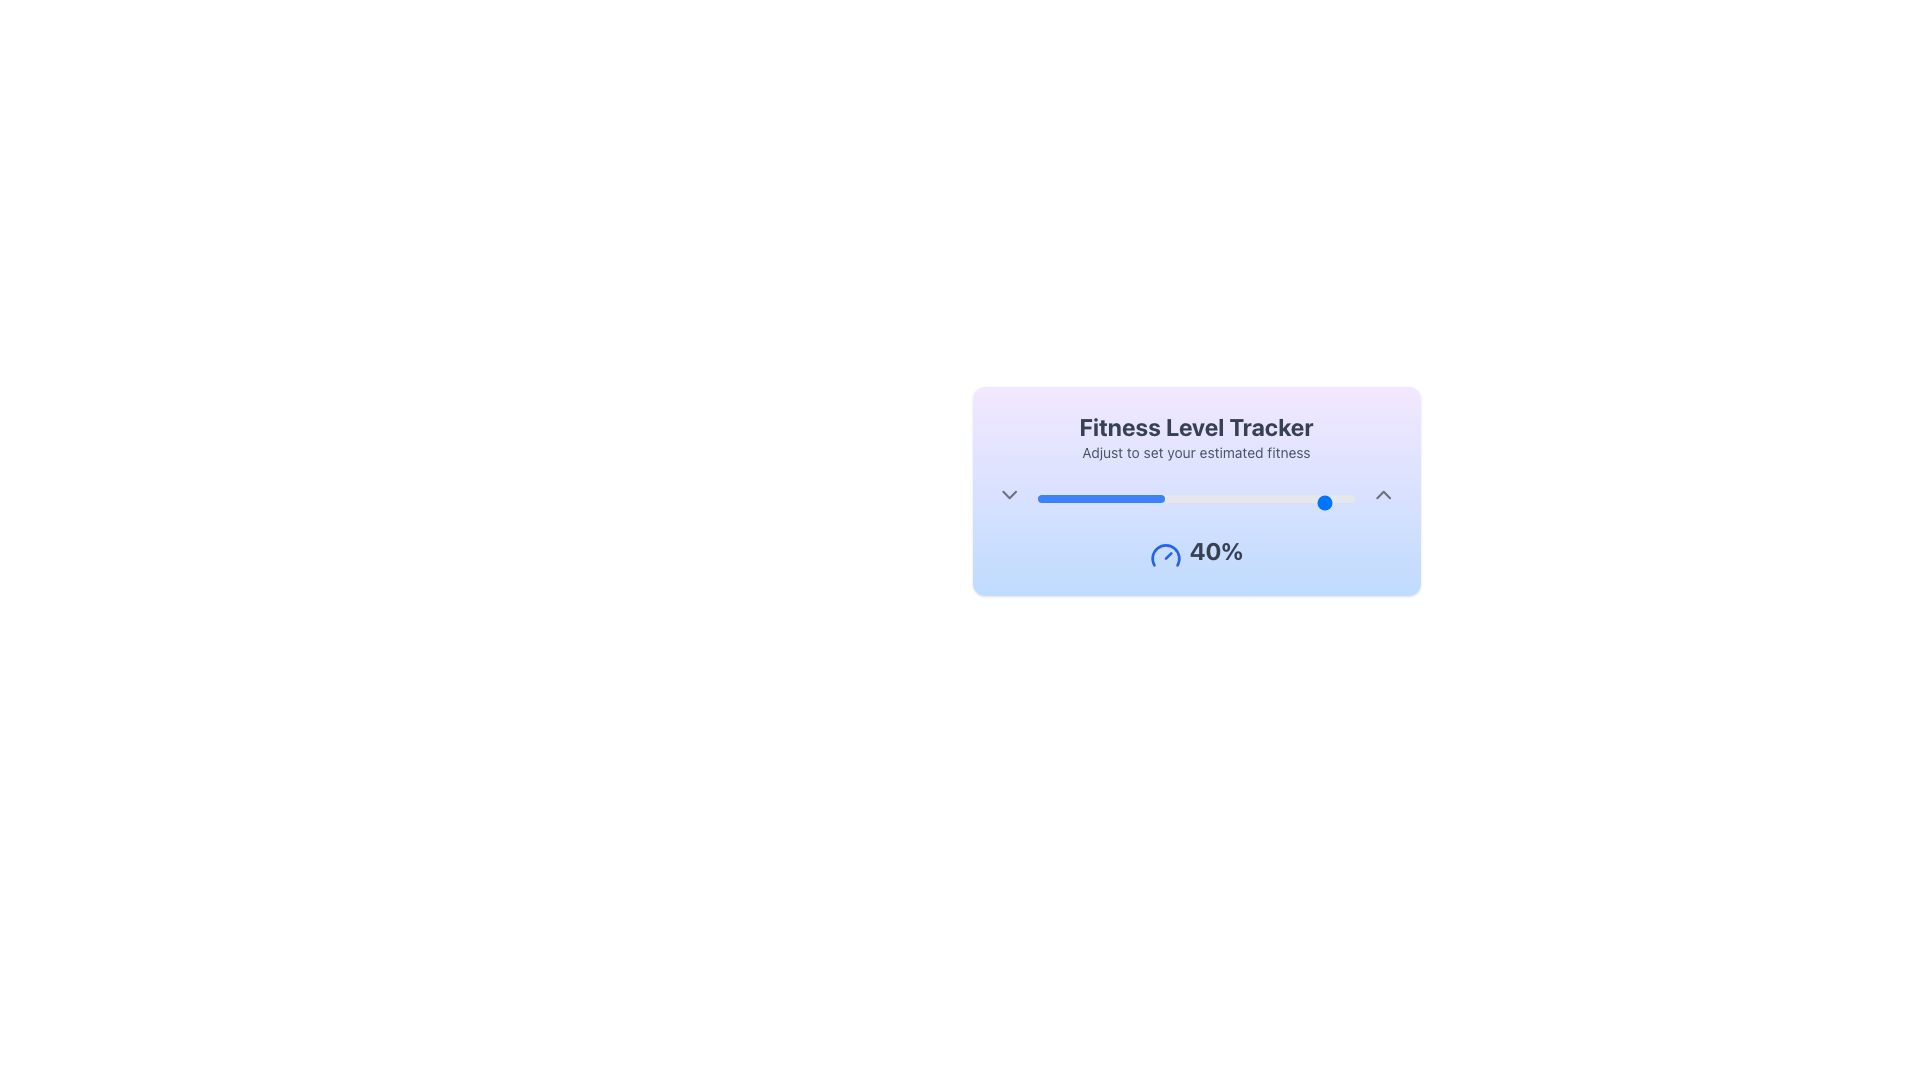 This screenshot has height=1080, width=1920. I want to click on label indicating 'Fitness Level Tracker', which serves as the title for the widget and is positioned above the sibling text 'Adjust to set your estimated fitness', so click(1196, 426).